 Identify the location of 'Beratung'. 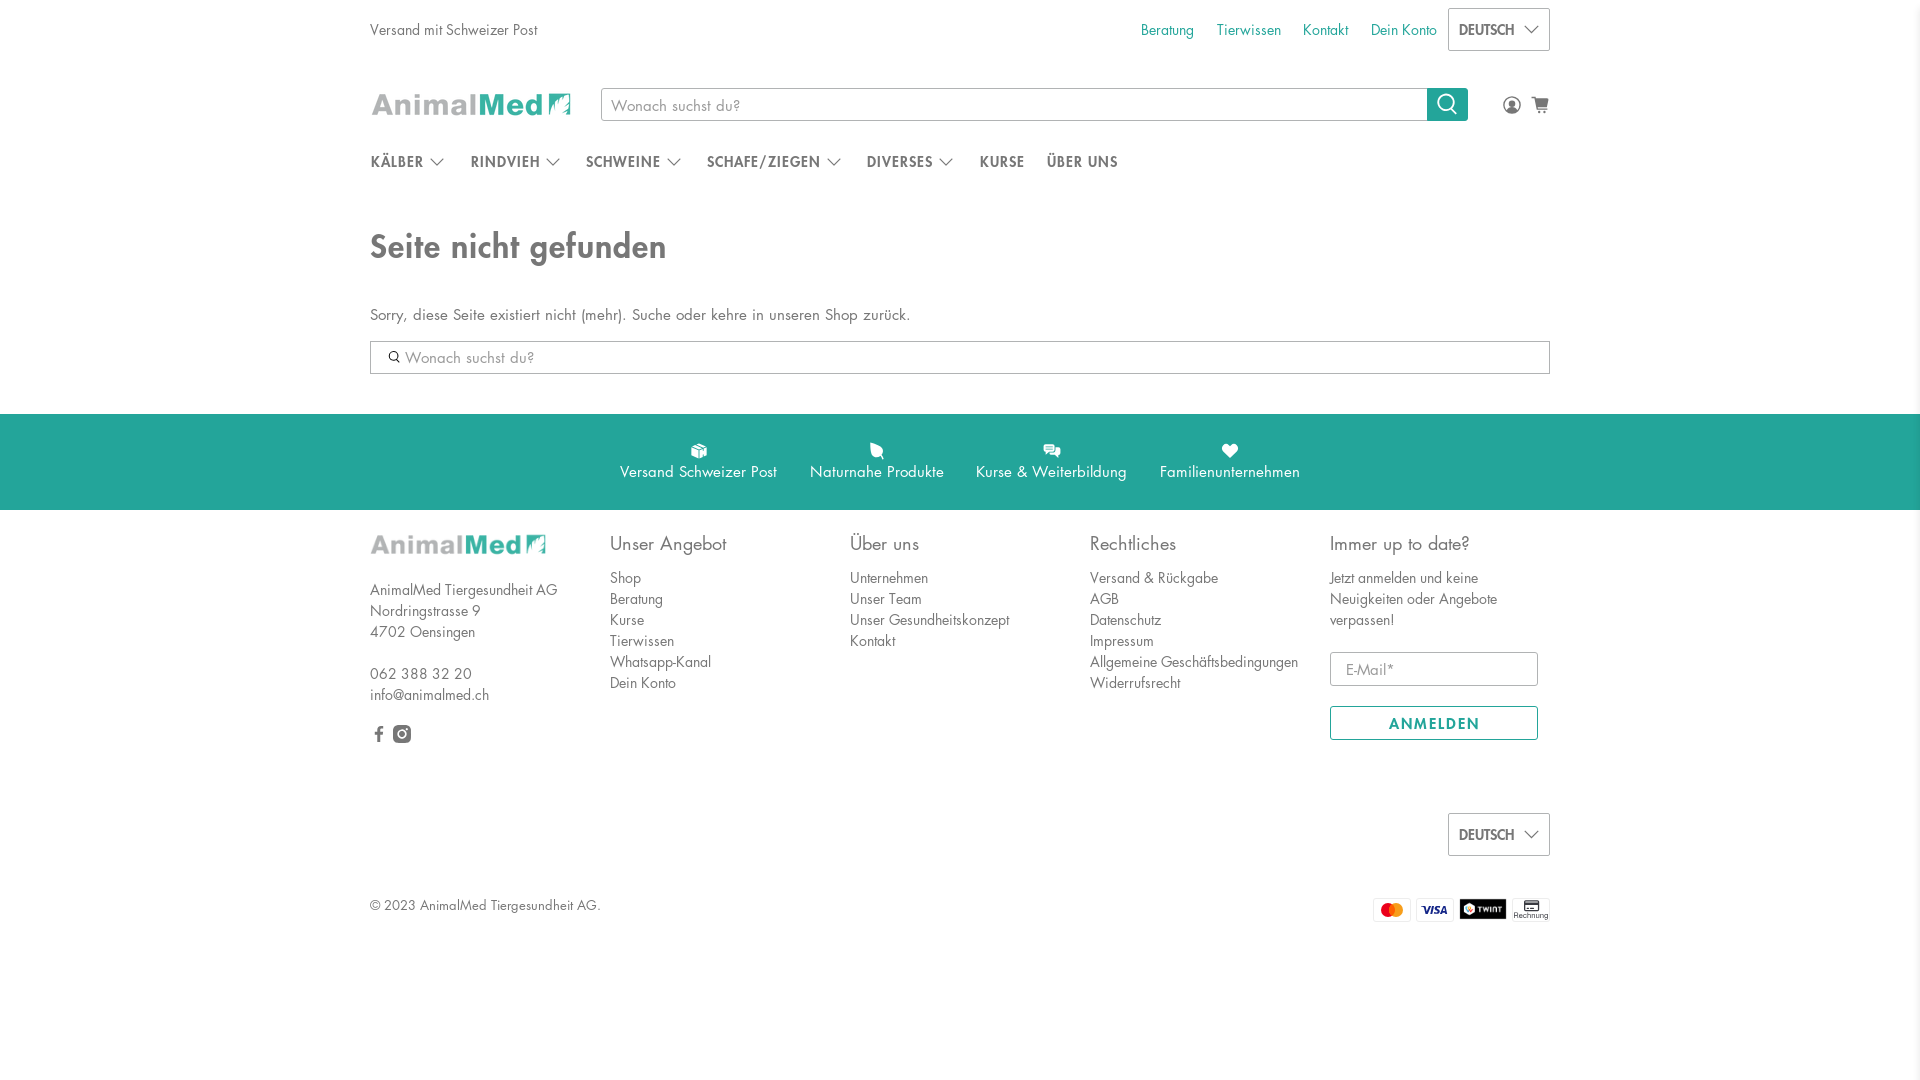
(1167, 29).